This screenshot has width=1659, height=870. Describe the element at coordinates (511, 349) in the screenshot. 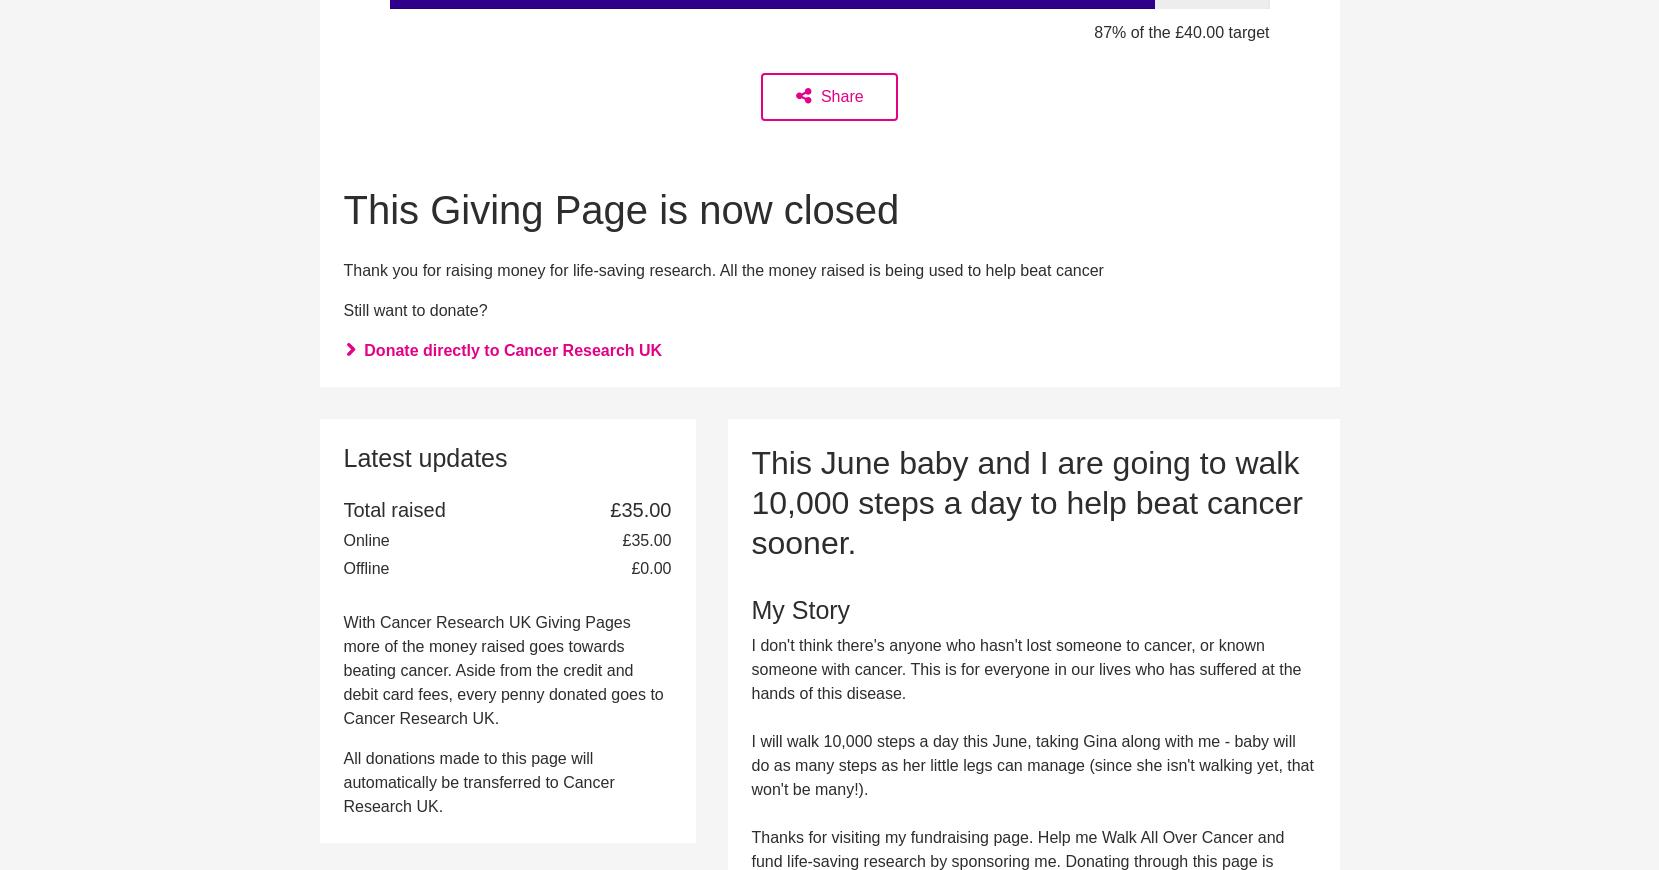

I see `'Donate directly to Cancer Research UK'` at that location.